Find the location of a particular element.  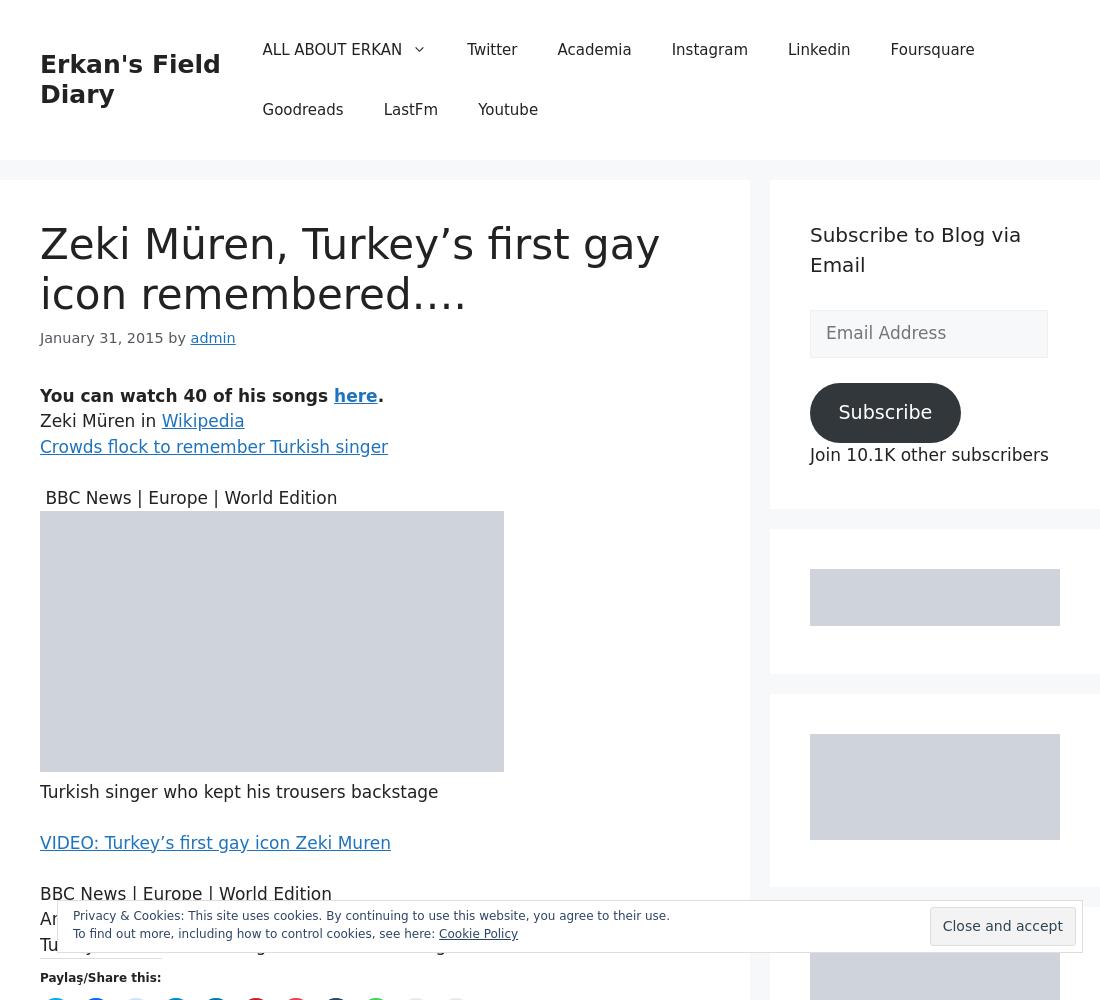

'Erkan's Field Diary' is located at coordinates (130, 78).